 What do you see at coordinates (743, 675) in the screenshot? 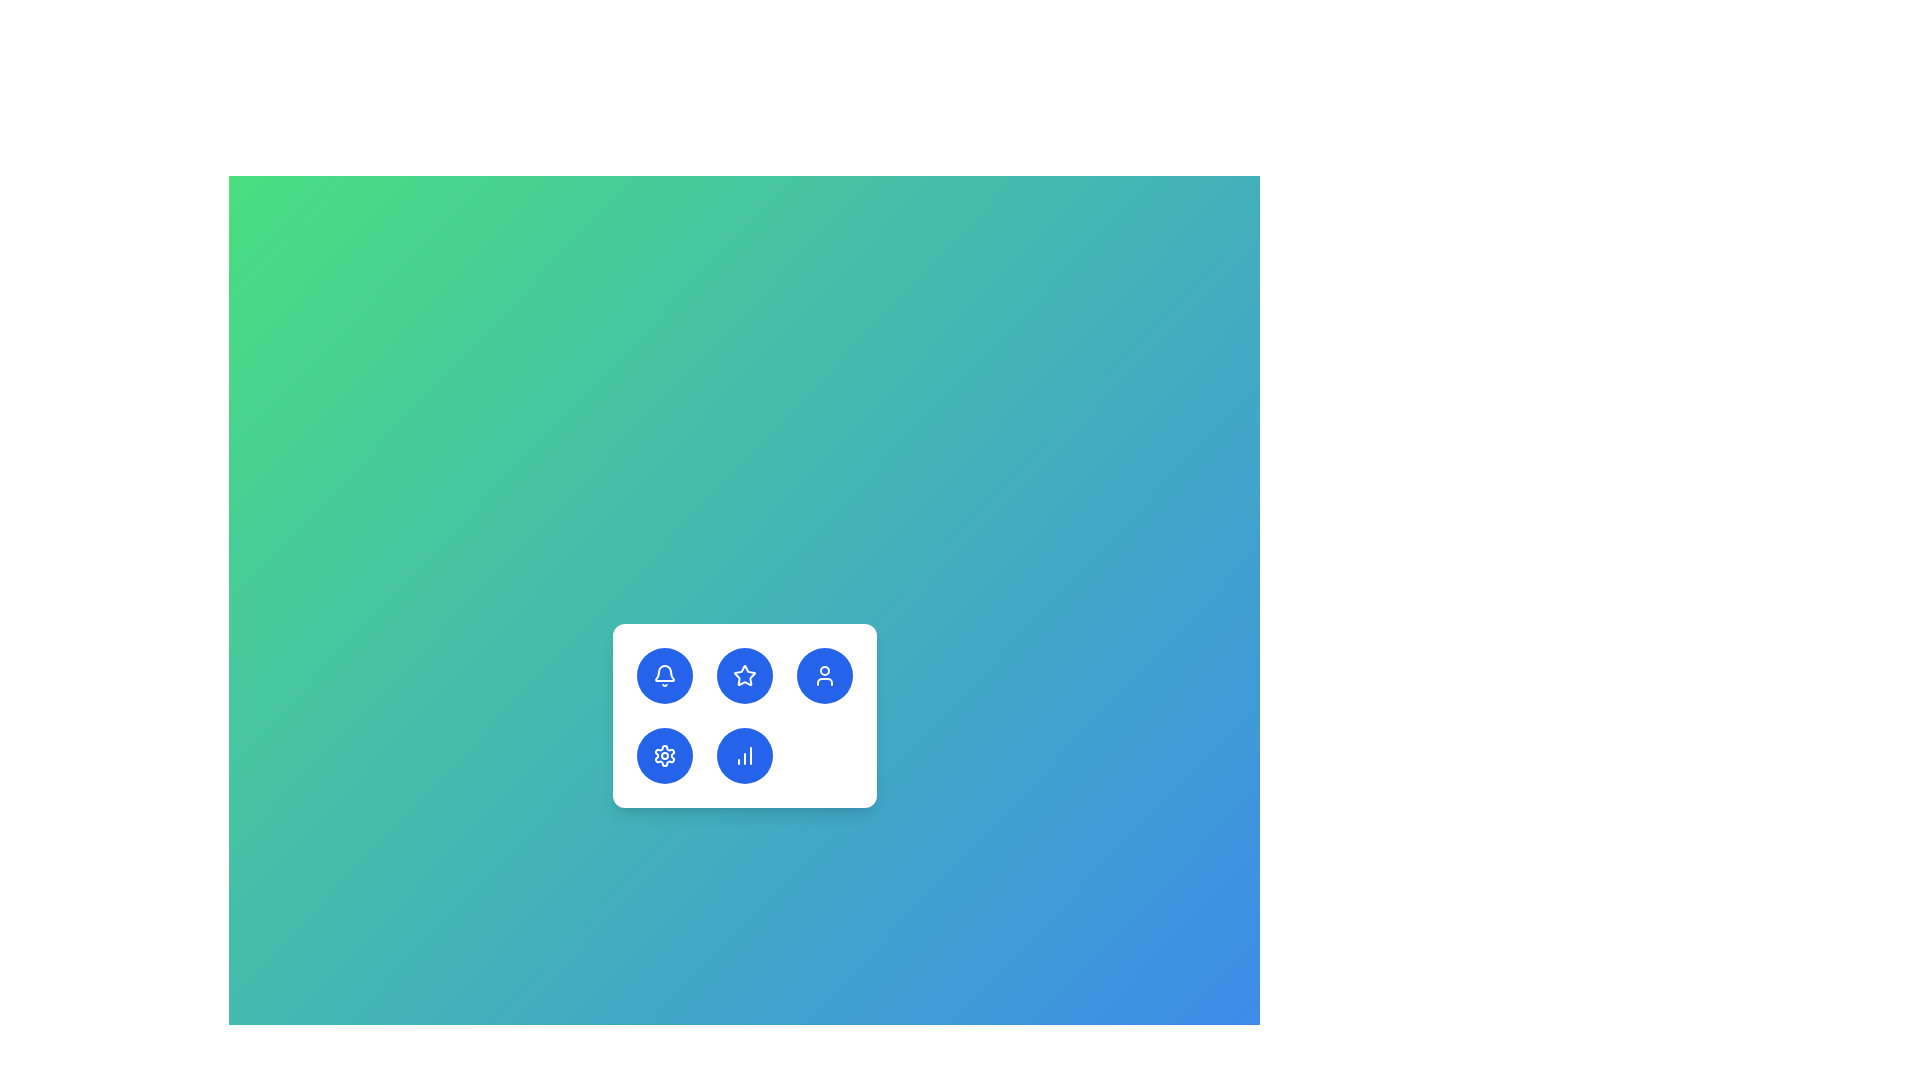
I see `the star button located in the middle row and second column of a 3x2 grid of circular buttons` at bounding box center [743, 675].